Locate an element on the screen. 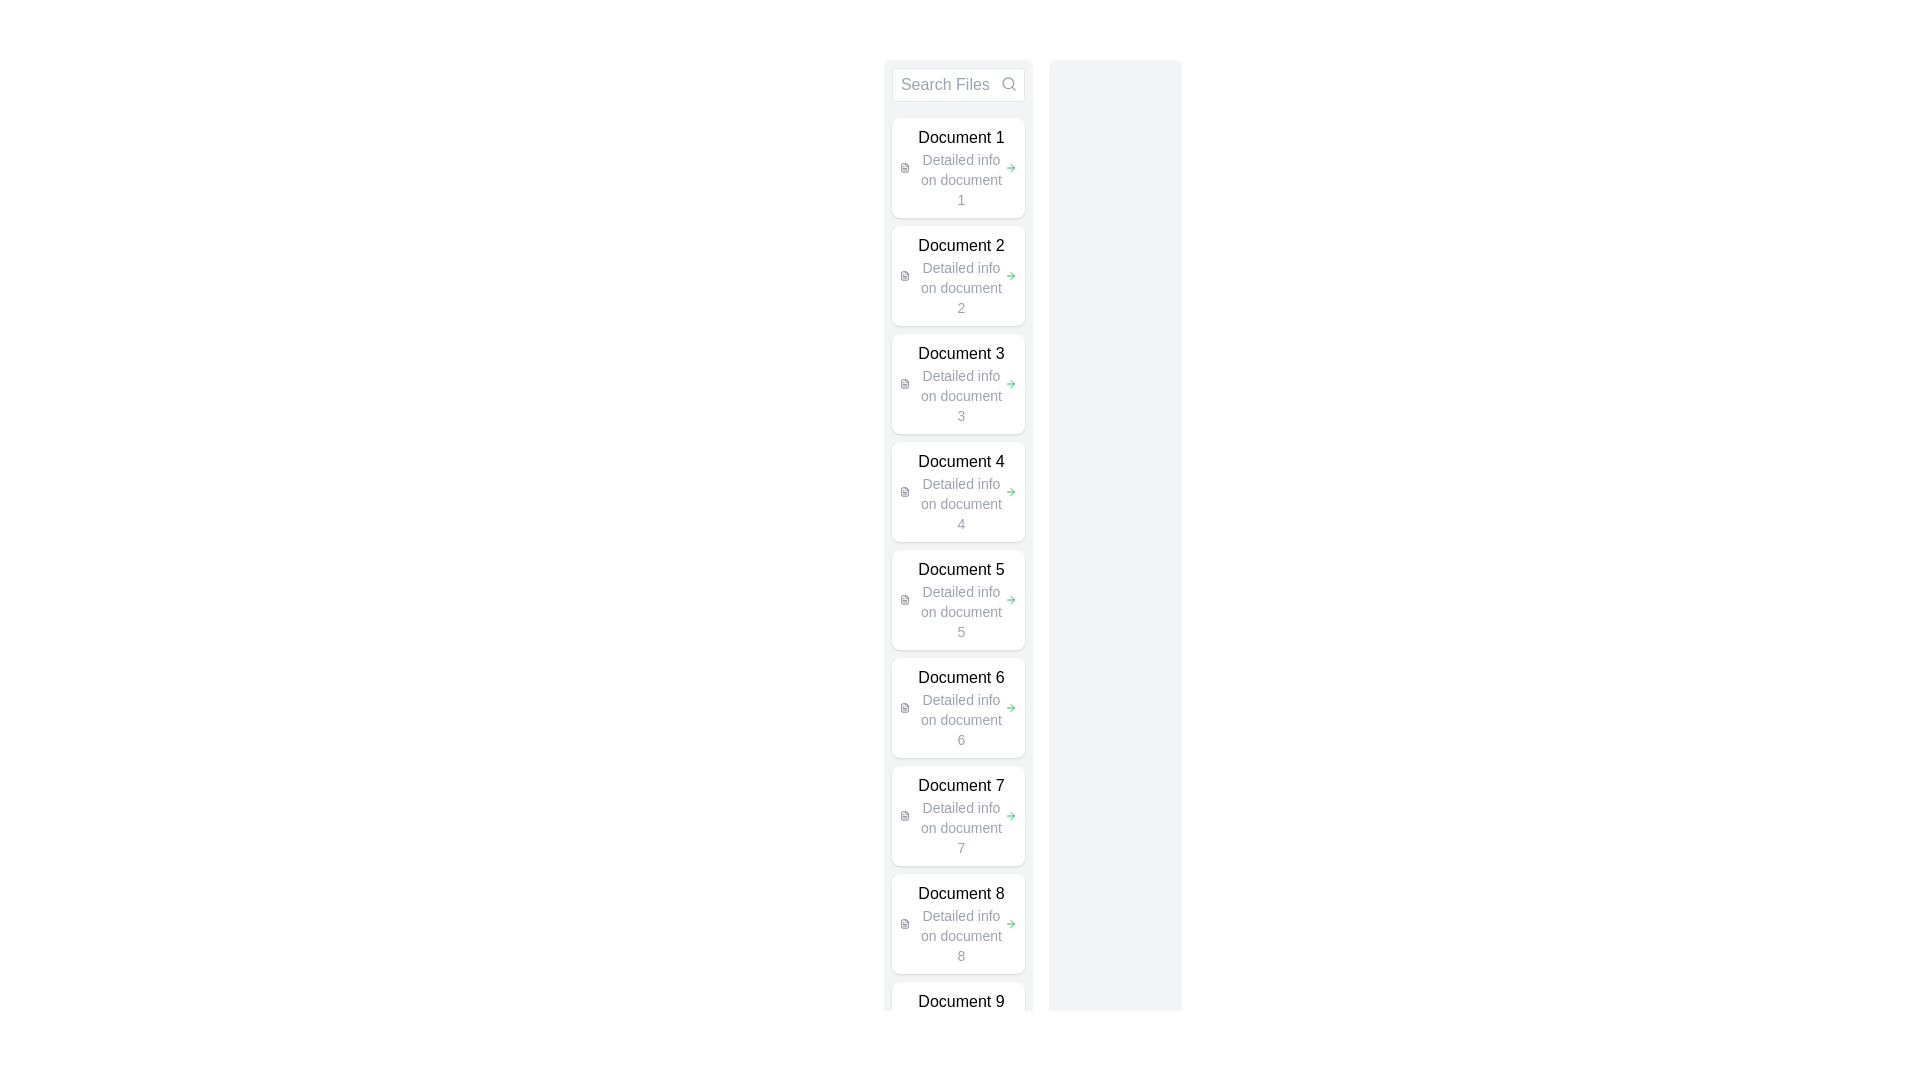 This screenshot has height=1080, width=1920. the icon representing 'Document 7' located in the left portion of its row is located at coordinates (903, 816).